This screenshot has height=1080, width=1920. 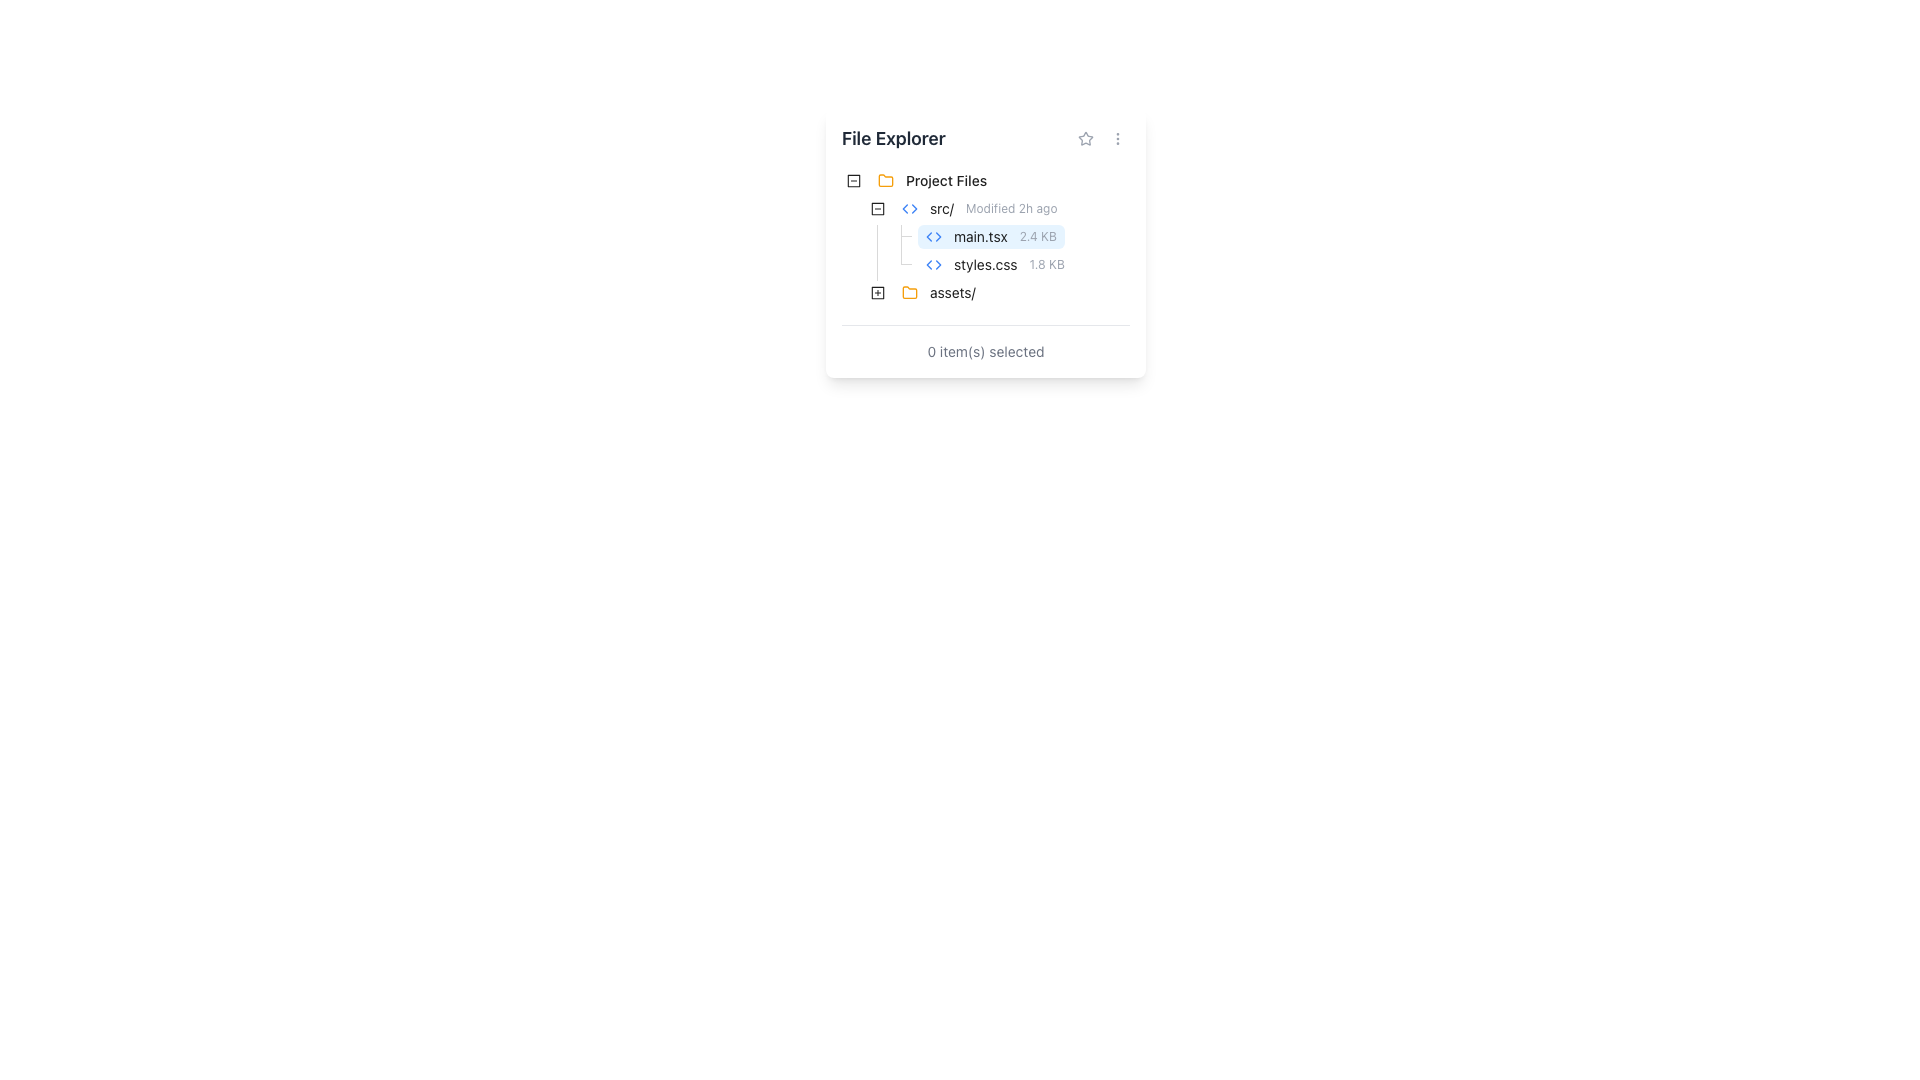 What do you see at coordinates (952, 208) in the screenshot?
I see `the 'src' expandable tree node folder in the file explorer interface` at bounding box center [952, 208].